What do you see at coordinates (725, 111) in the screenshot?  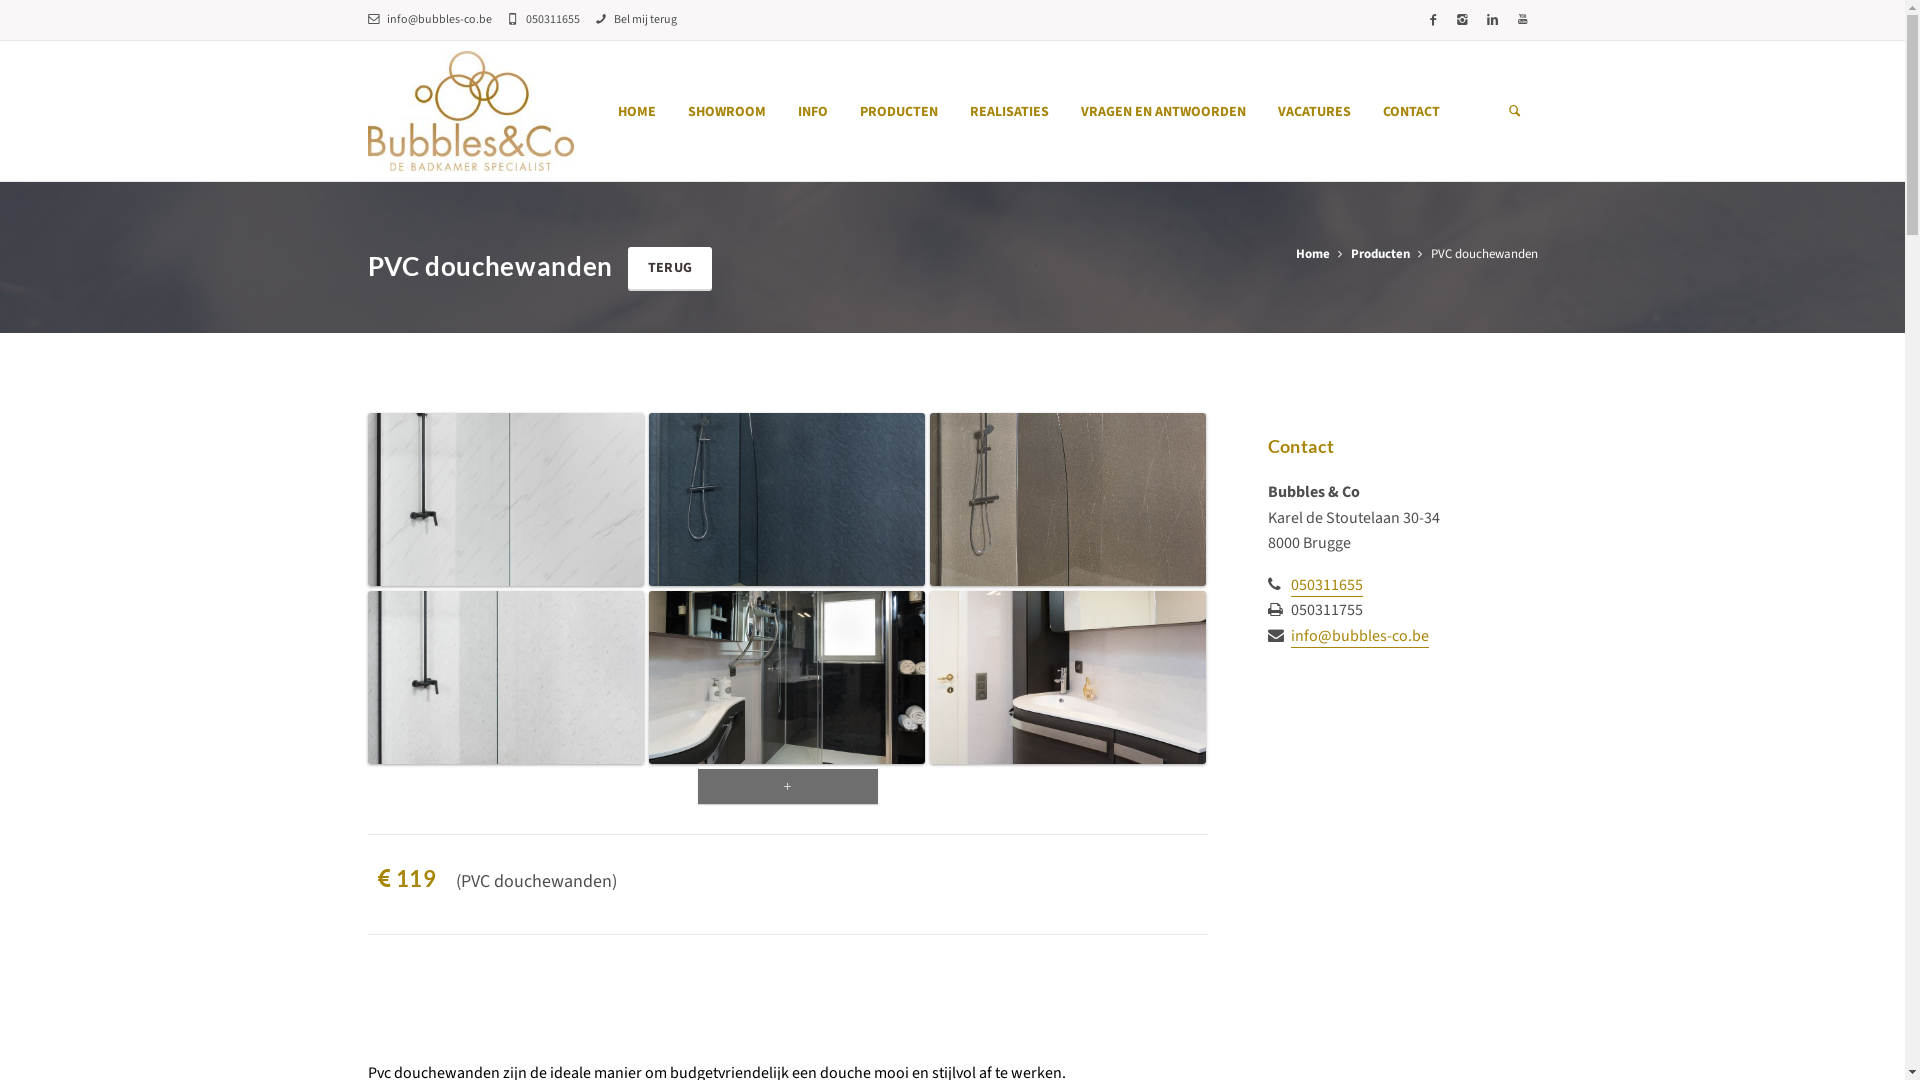 I see `'SHOWROOM'` at bounding box center [725, 111].